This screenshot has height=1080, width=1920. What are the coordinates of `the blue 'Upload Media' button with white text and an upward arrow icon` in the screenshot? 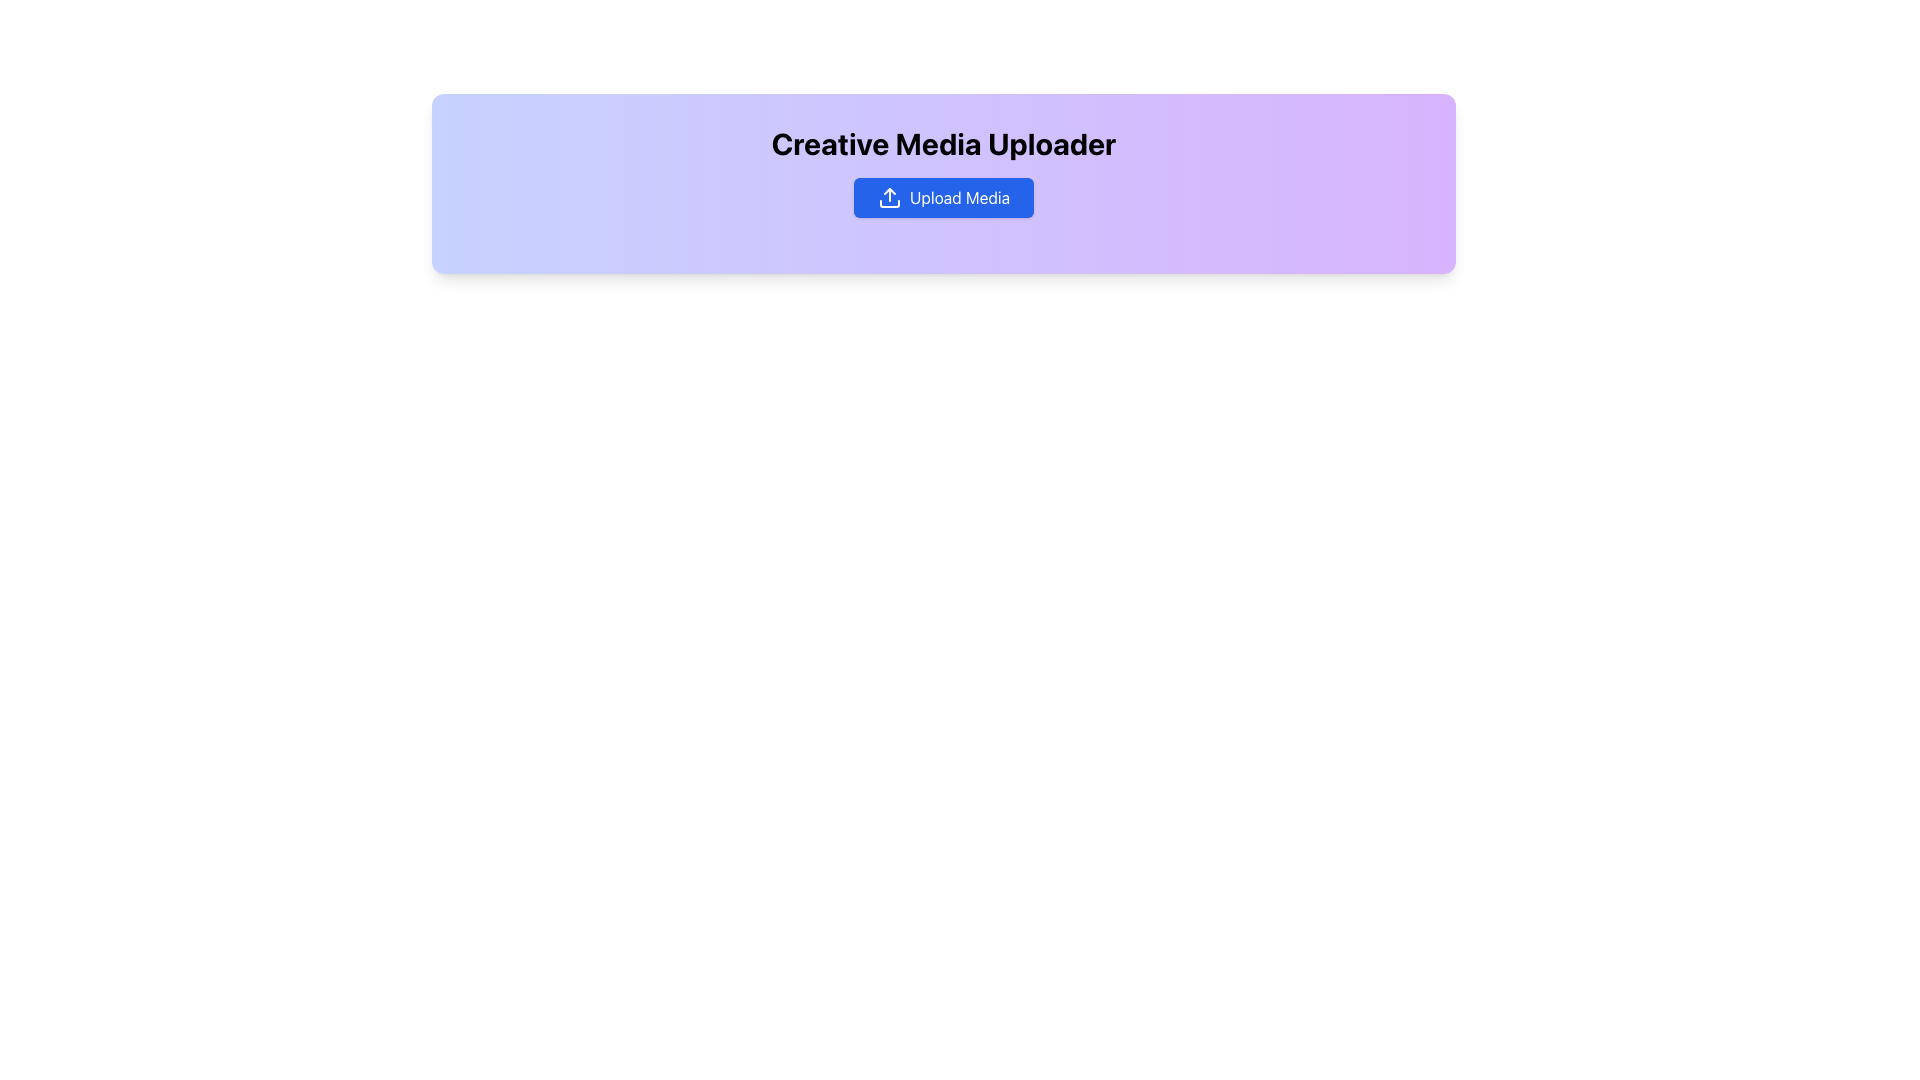 It's located at (943, 197).